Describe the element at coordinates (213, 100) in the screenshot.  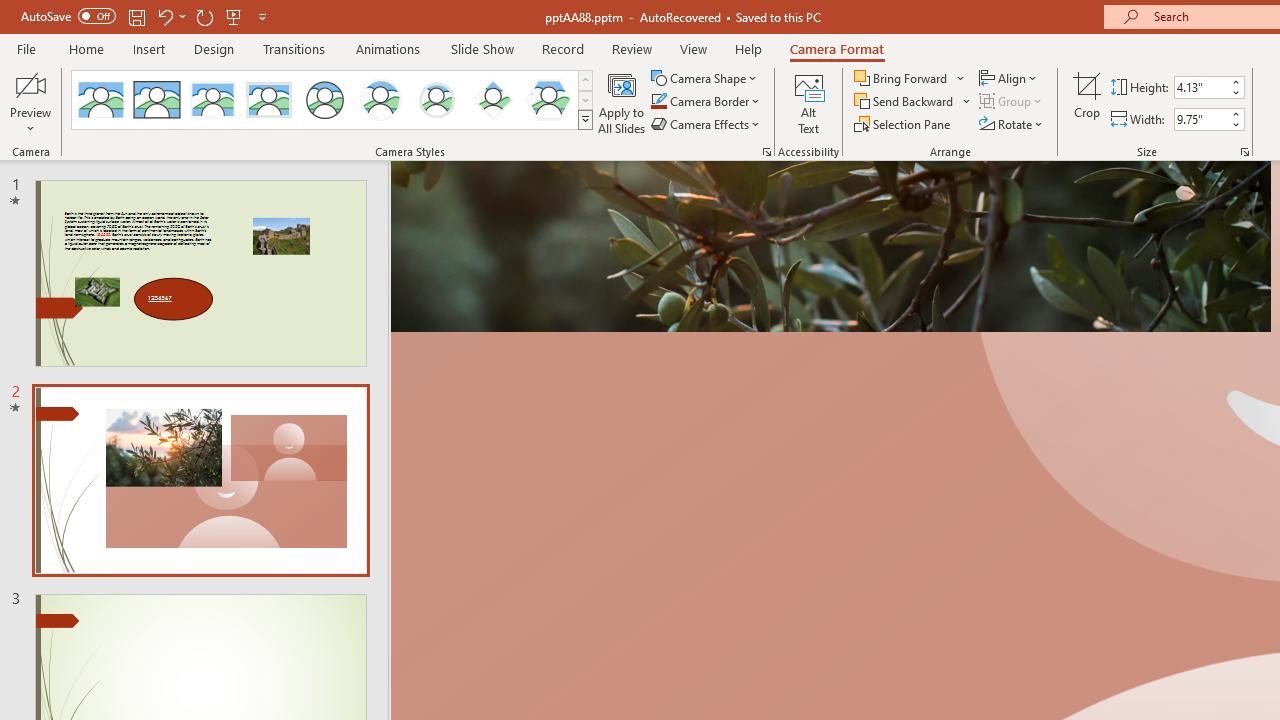
I see `'Center Shadow Rectangle'` at that location.